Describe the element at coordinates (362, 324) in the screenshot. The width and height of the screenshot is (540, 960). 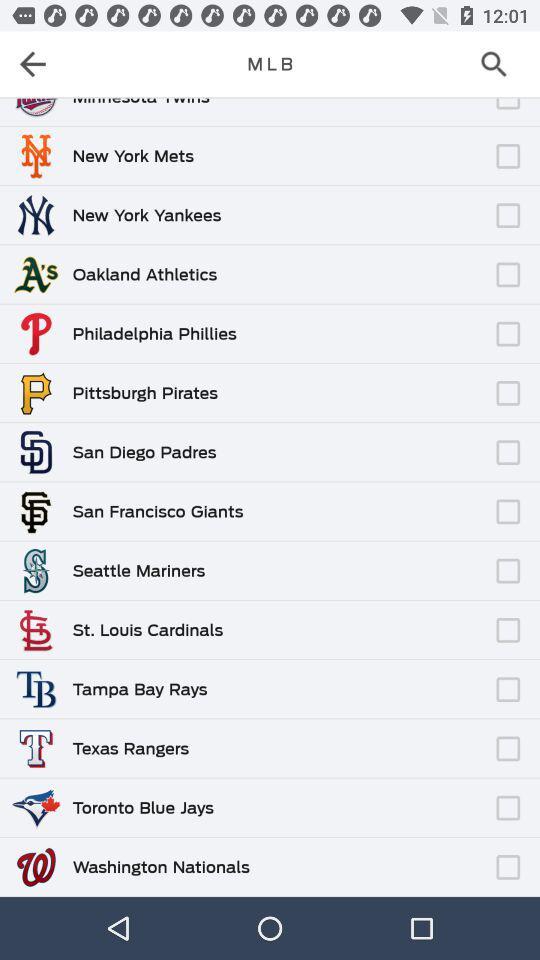
I see `the item above philadelphia phillies item` at that location.